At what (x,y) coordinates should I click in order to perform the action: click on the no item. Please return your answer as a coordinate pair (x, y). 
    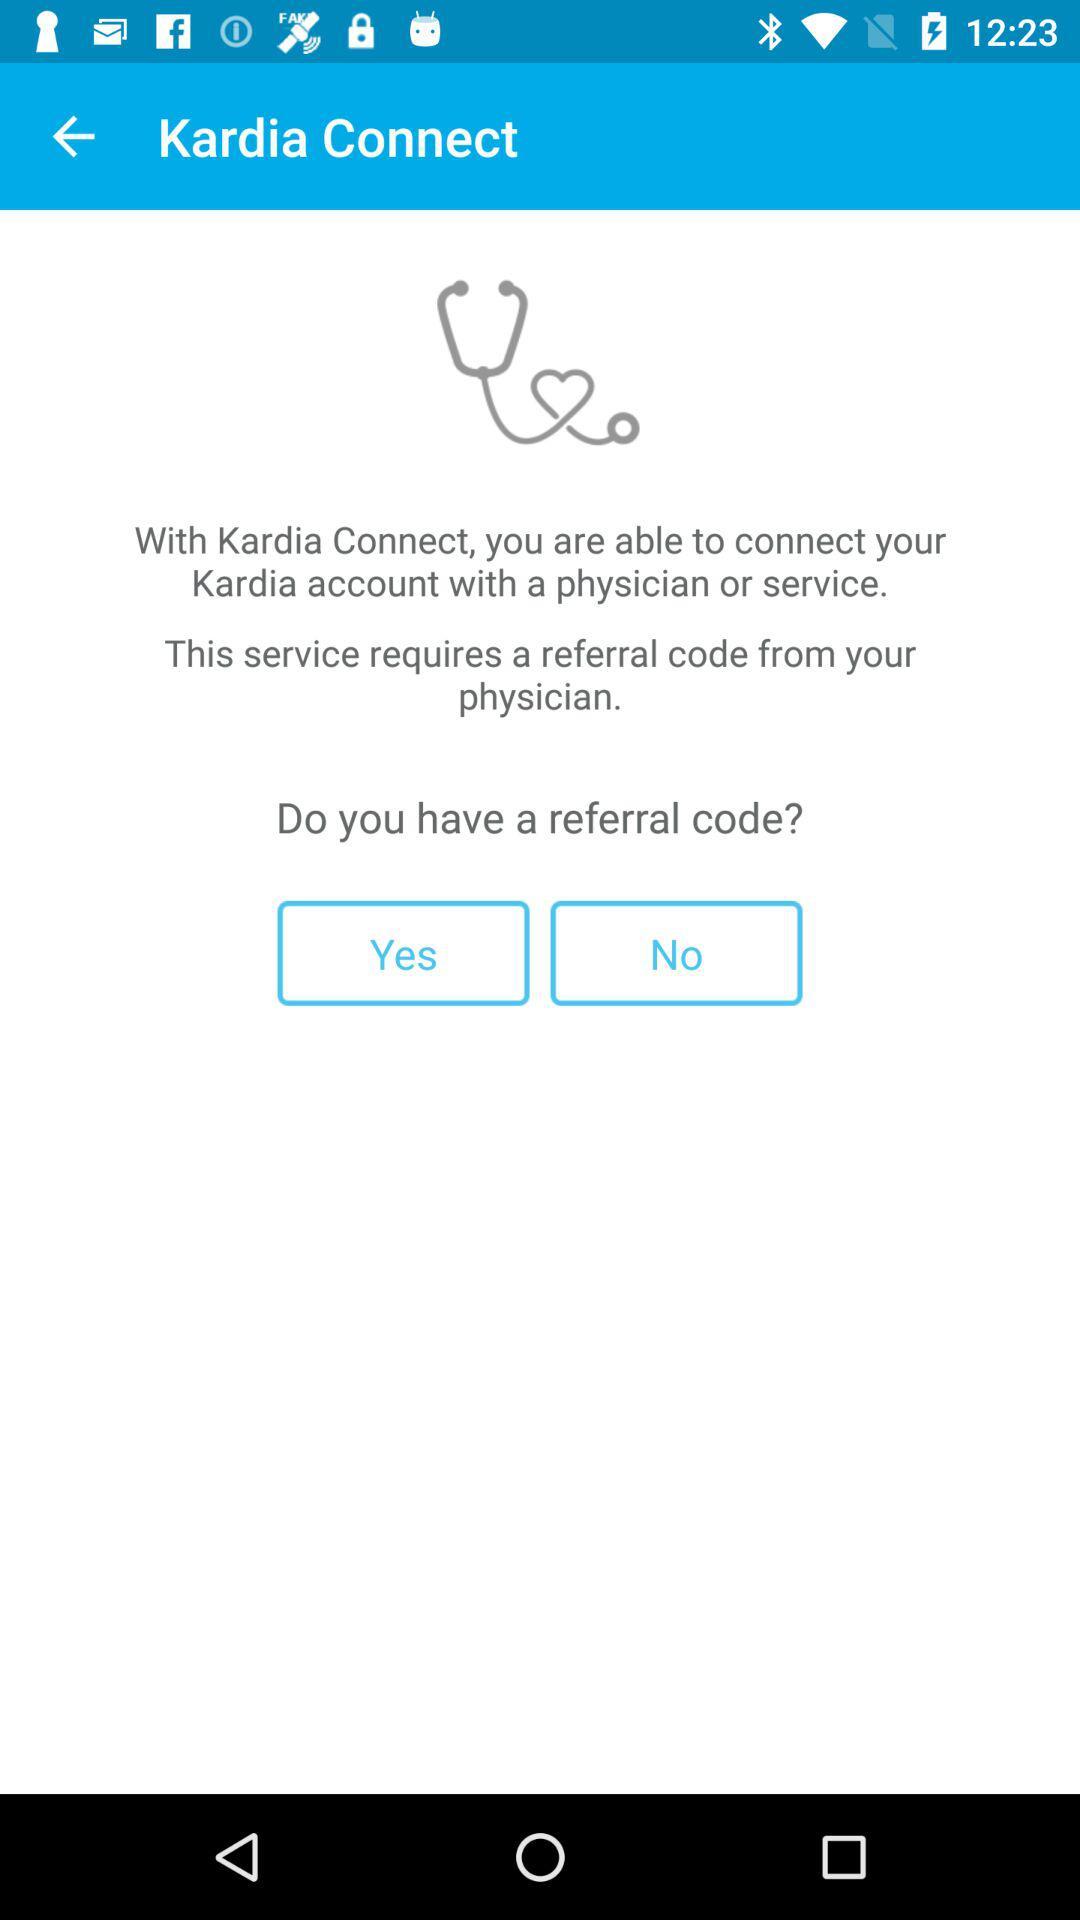
    Looking at the image, I should click on (675, 952).